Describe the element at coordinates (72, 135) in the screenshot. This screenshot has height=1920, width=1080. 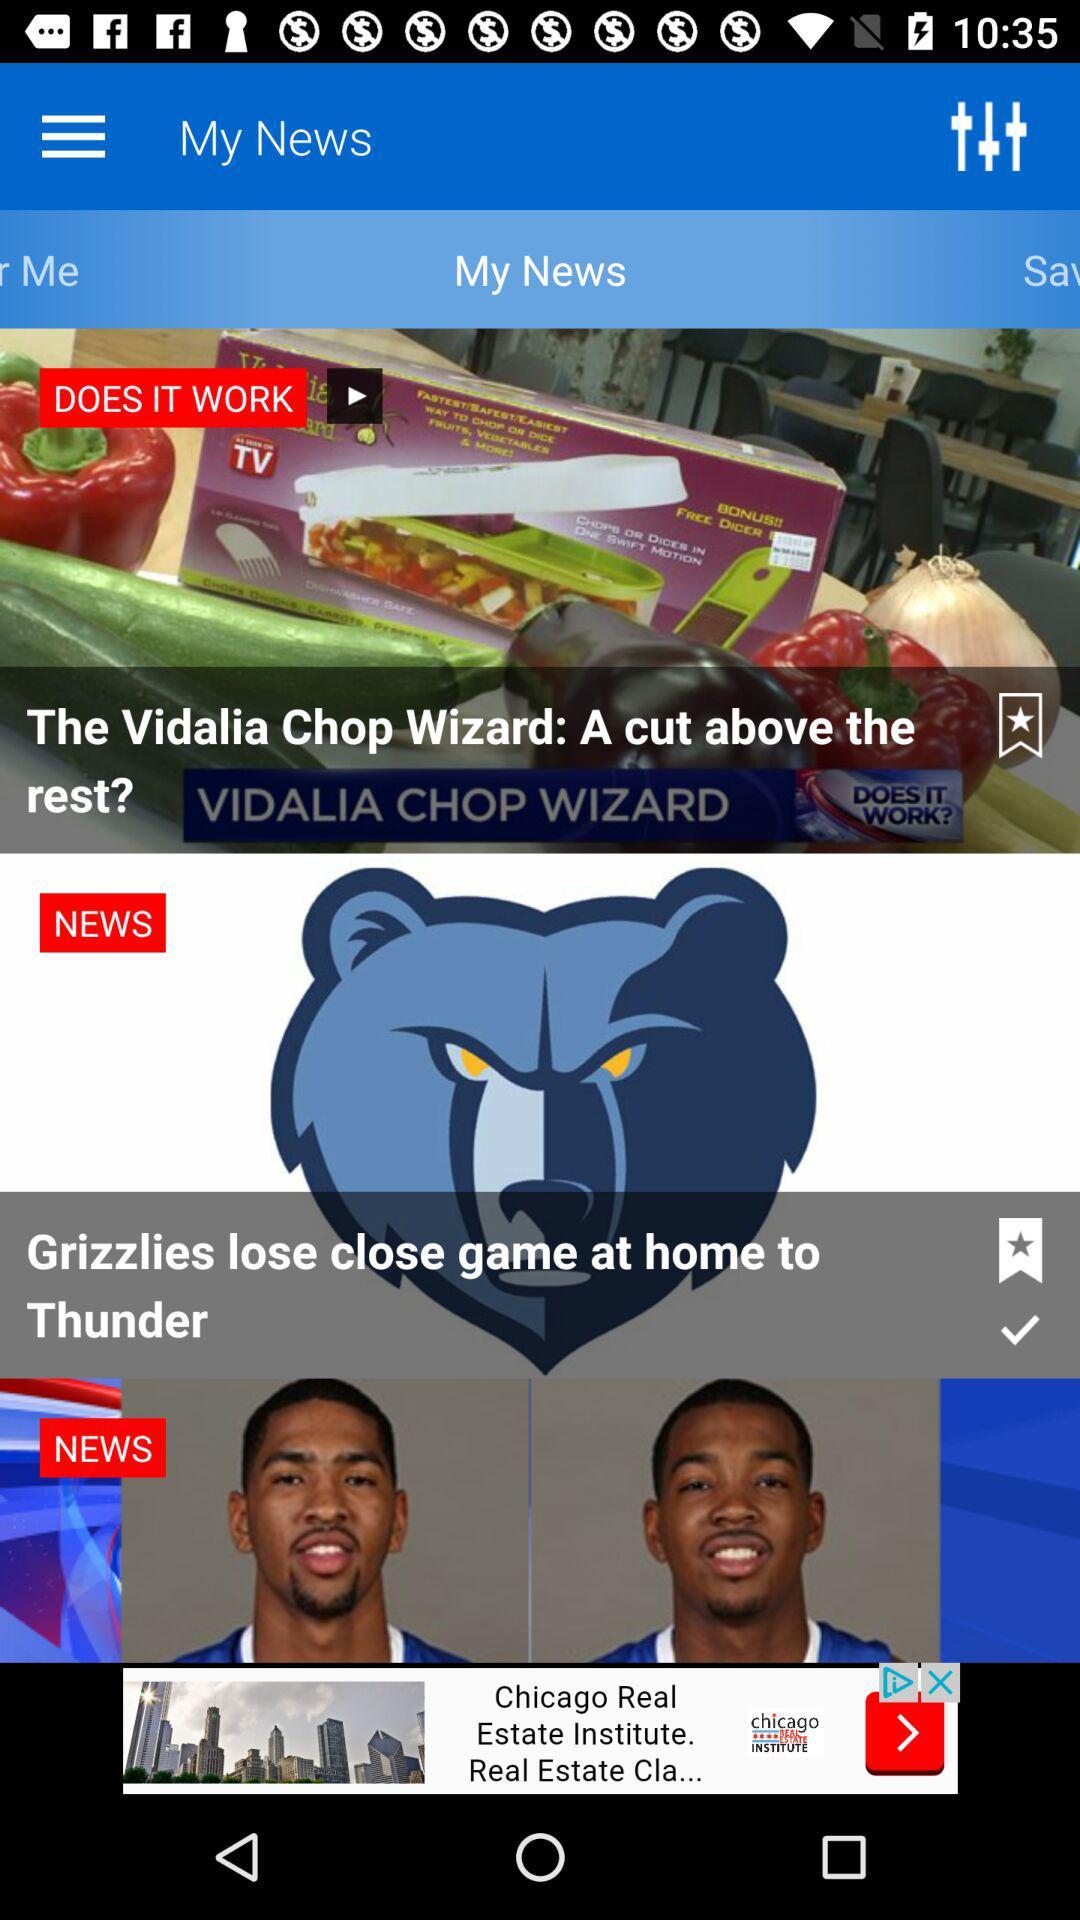
I see `menu option` at that location.